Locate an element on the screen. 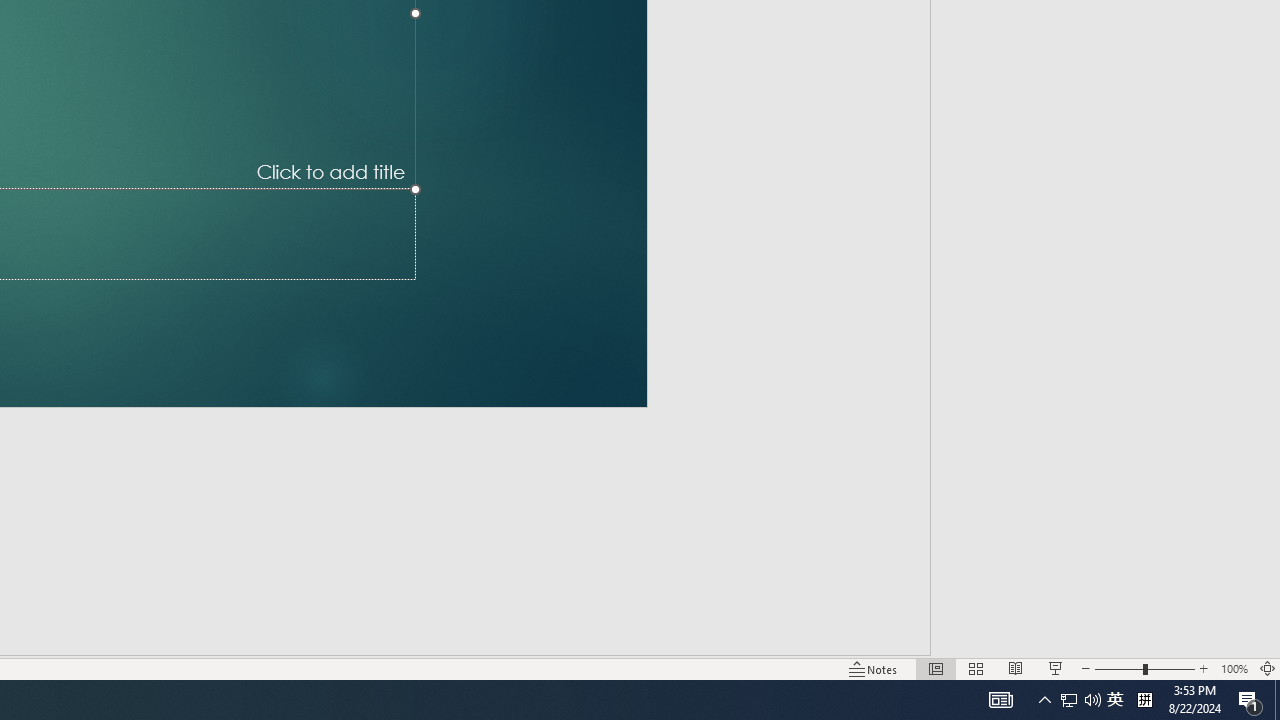  'Slide Sorter' is located at coordinates (976, 669).